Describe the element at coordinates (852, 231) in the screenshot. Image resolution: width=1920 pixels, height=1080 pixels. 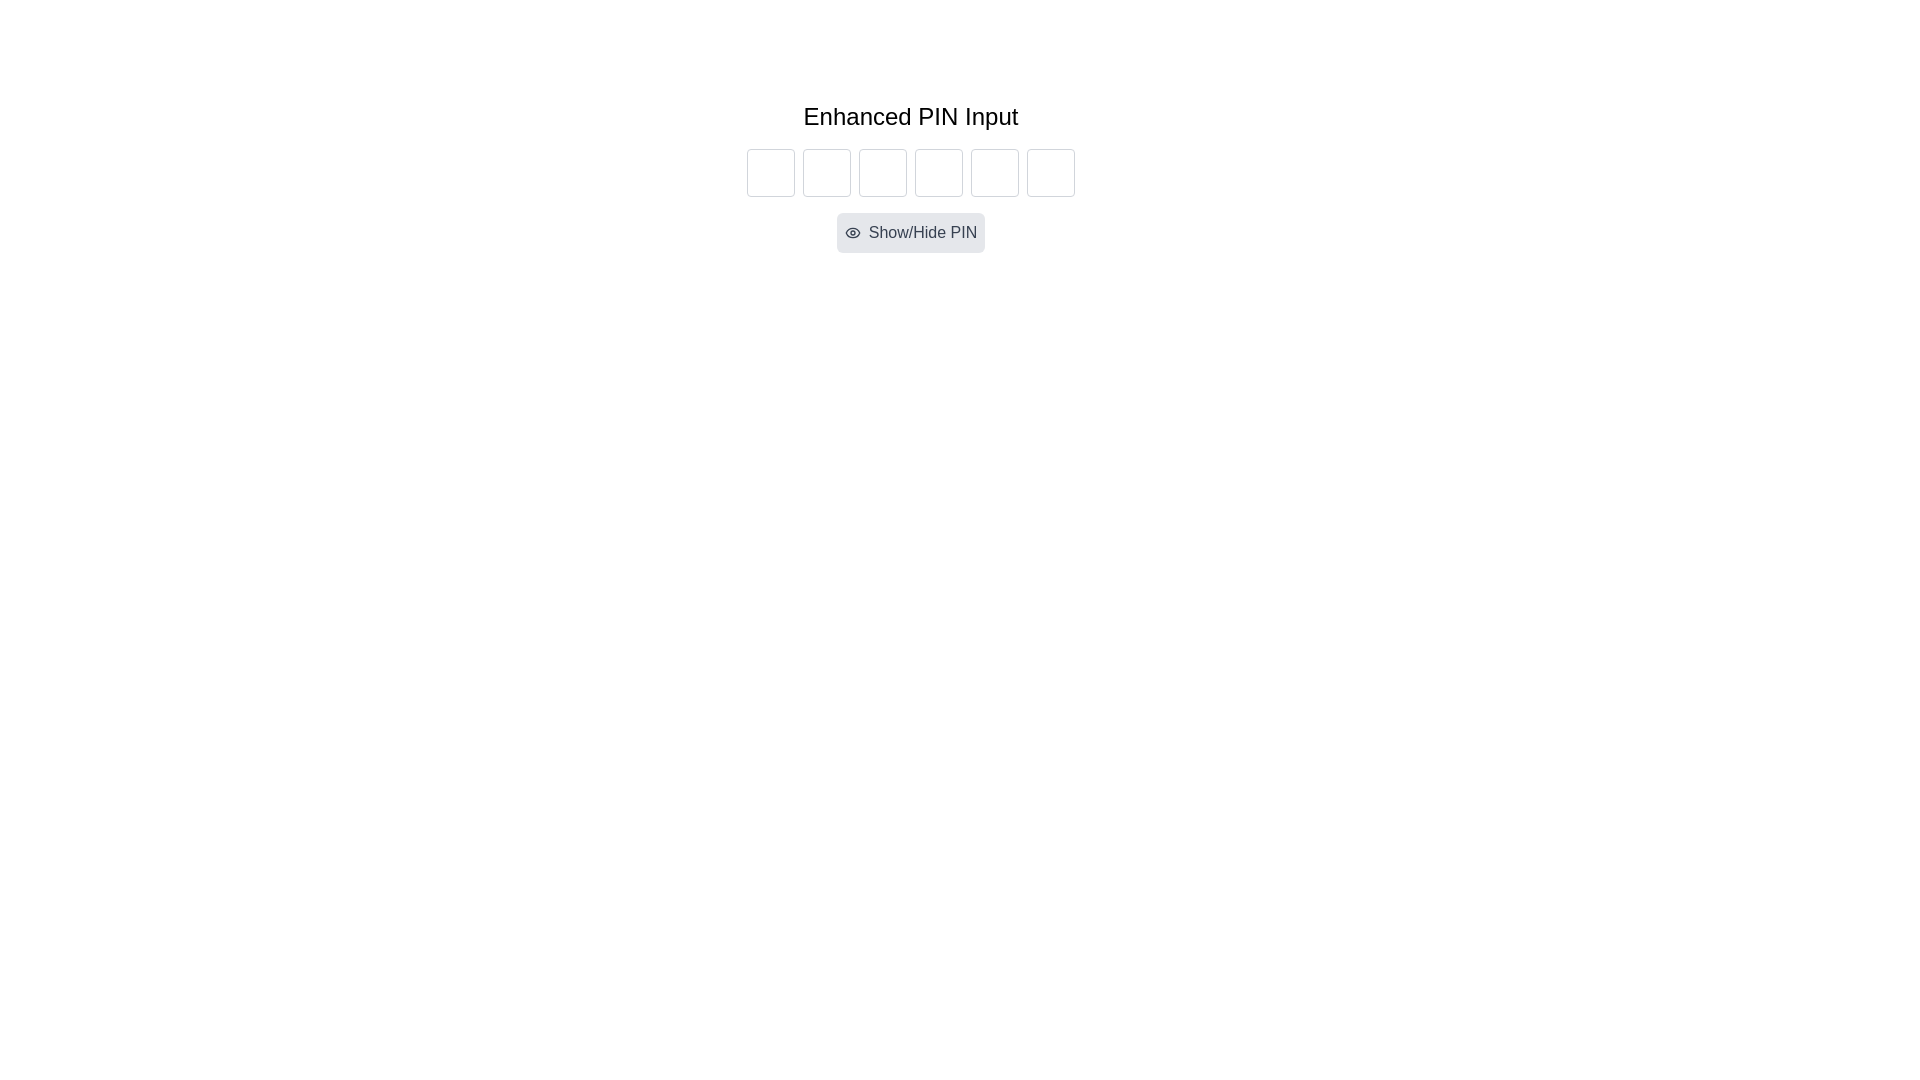
I see `the state change of the eye-shaped icon within the 'Show/Hide PIN' button by interacting with it` at that location.